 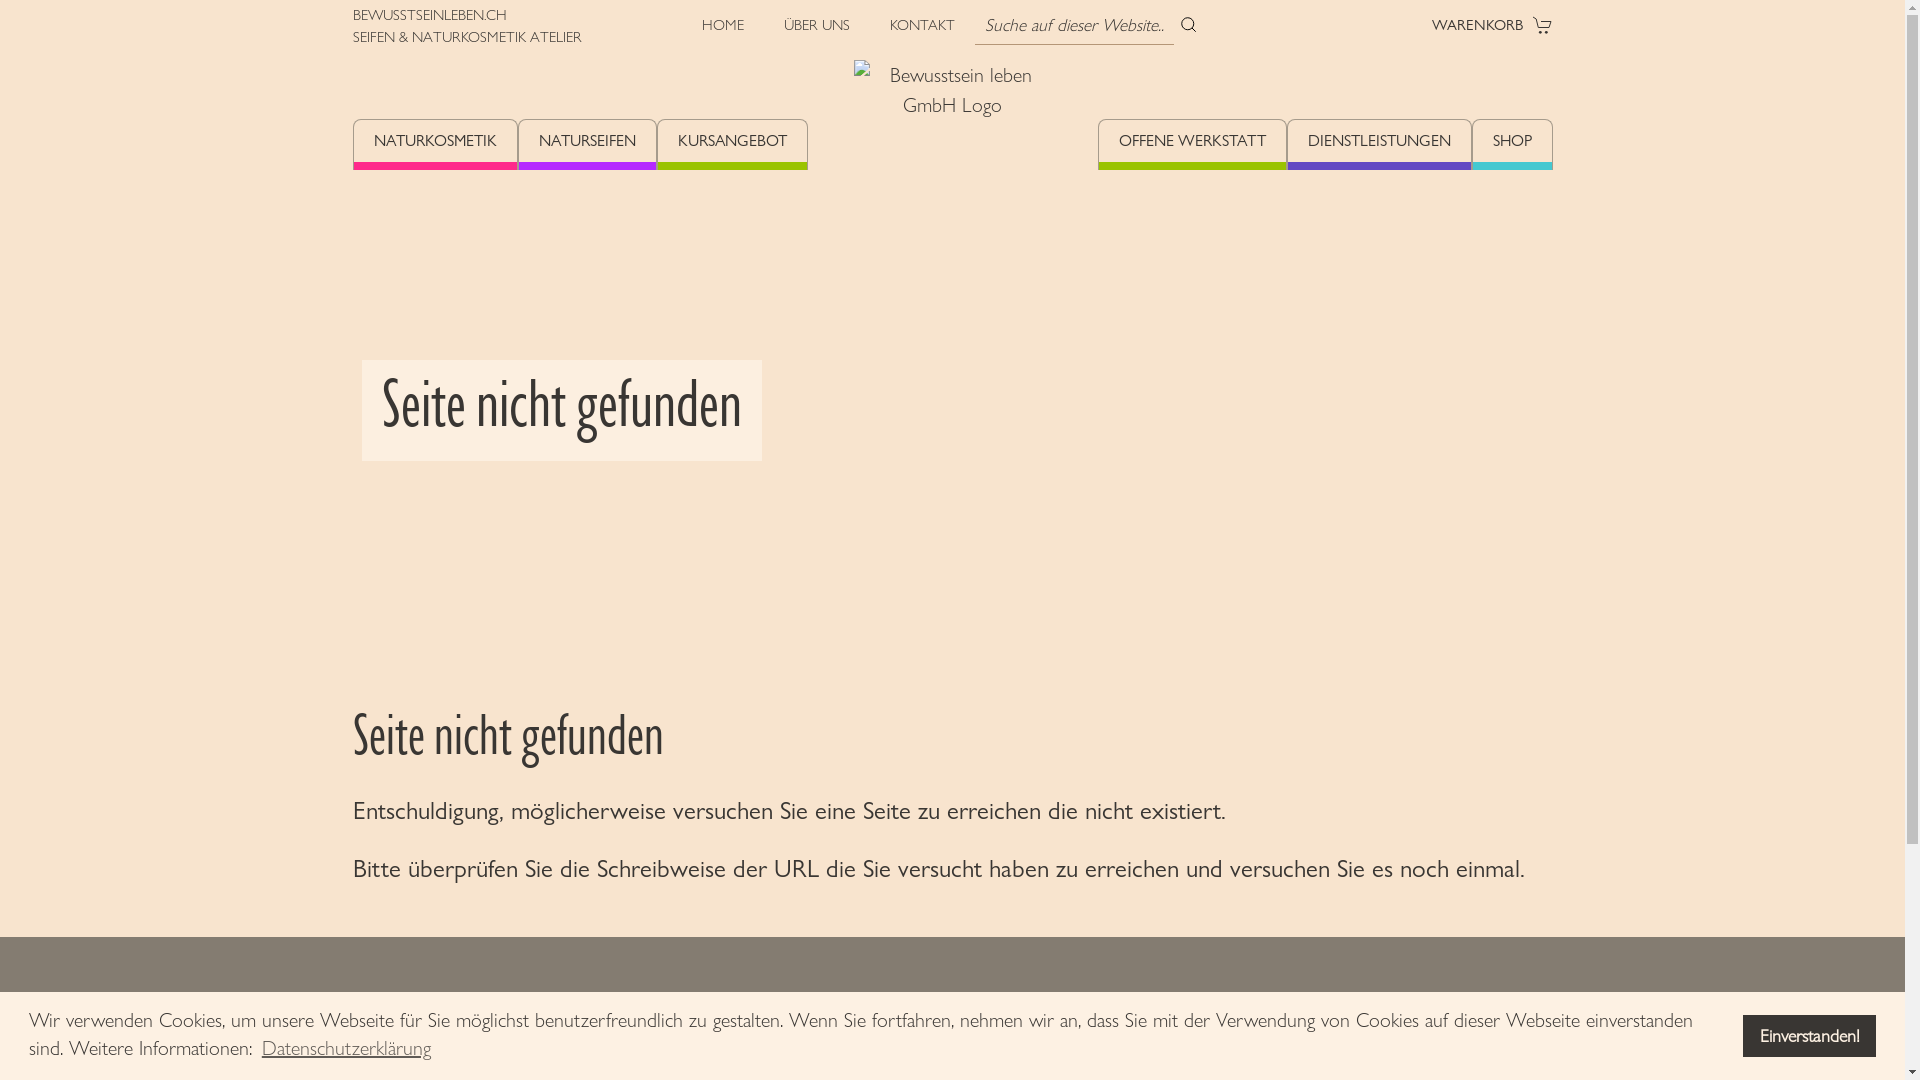 What do you see at coordinates (1378, 144) in the screenshot?
I see `'DIENSTLEISTUNGEN'` at bounding box center [1378, 144].